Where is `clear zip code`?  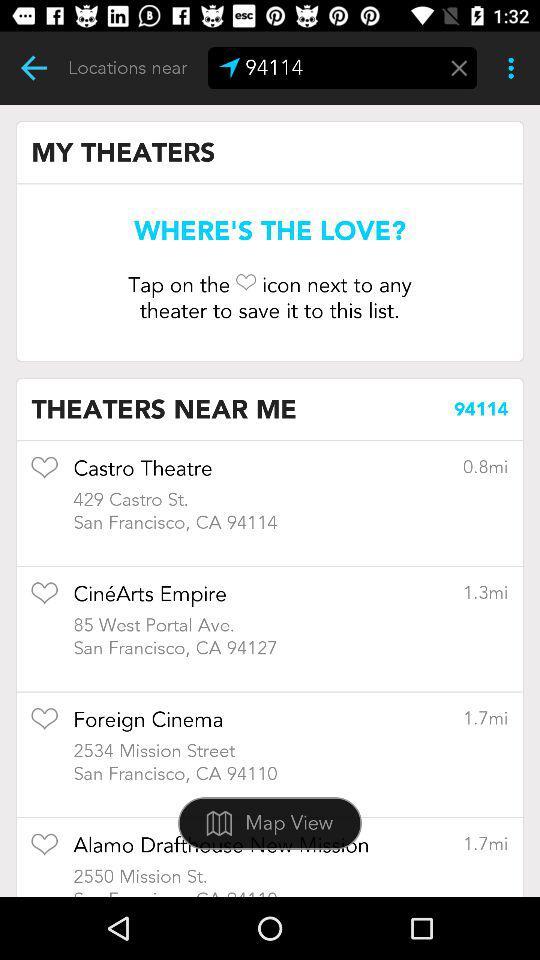 clear zip code is located at coordinates (459, 68).